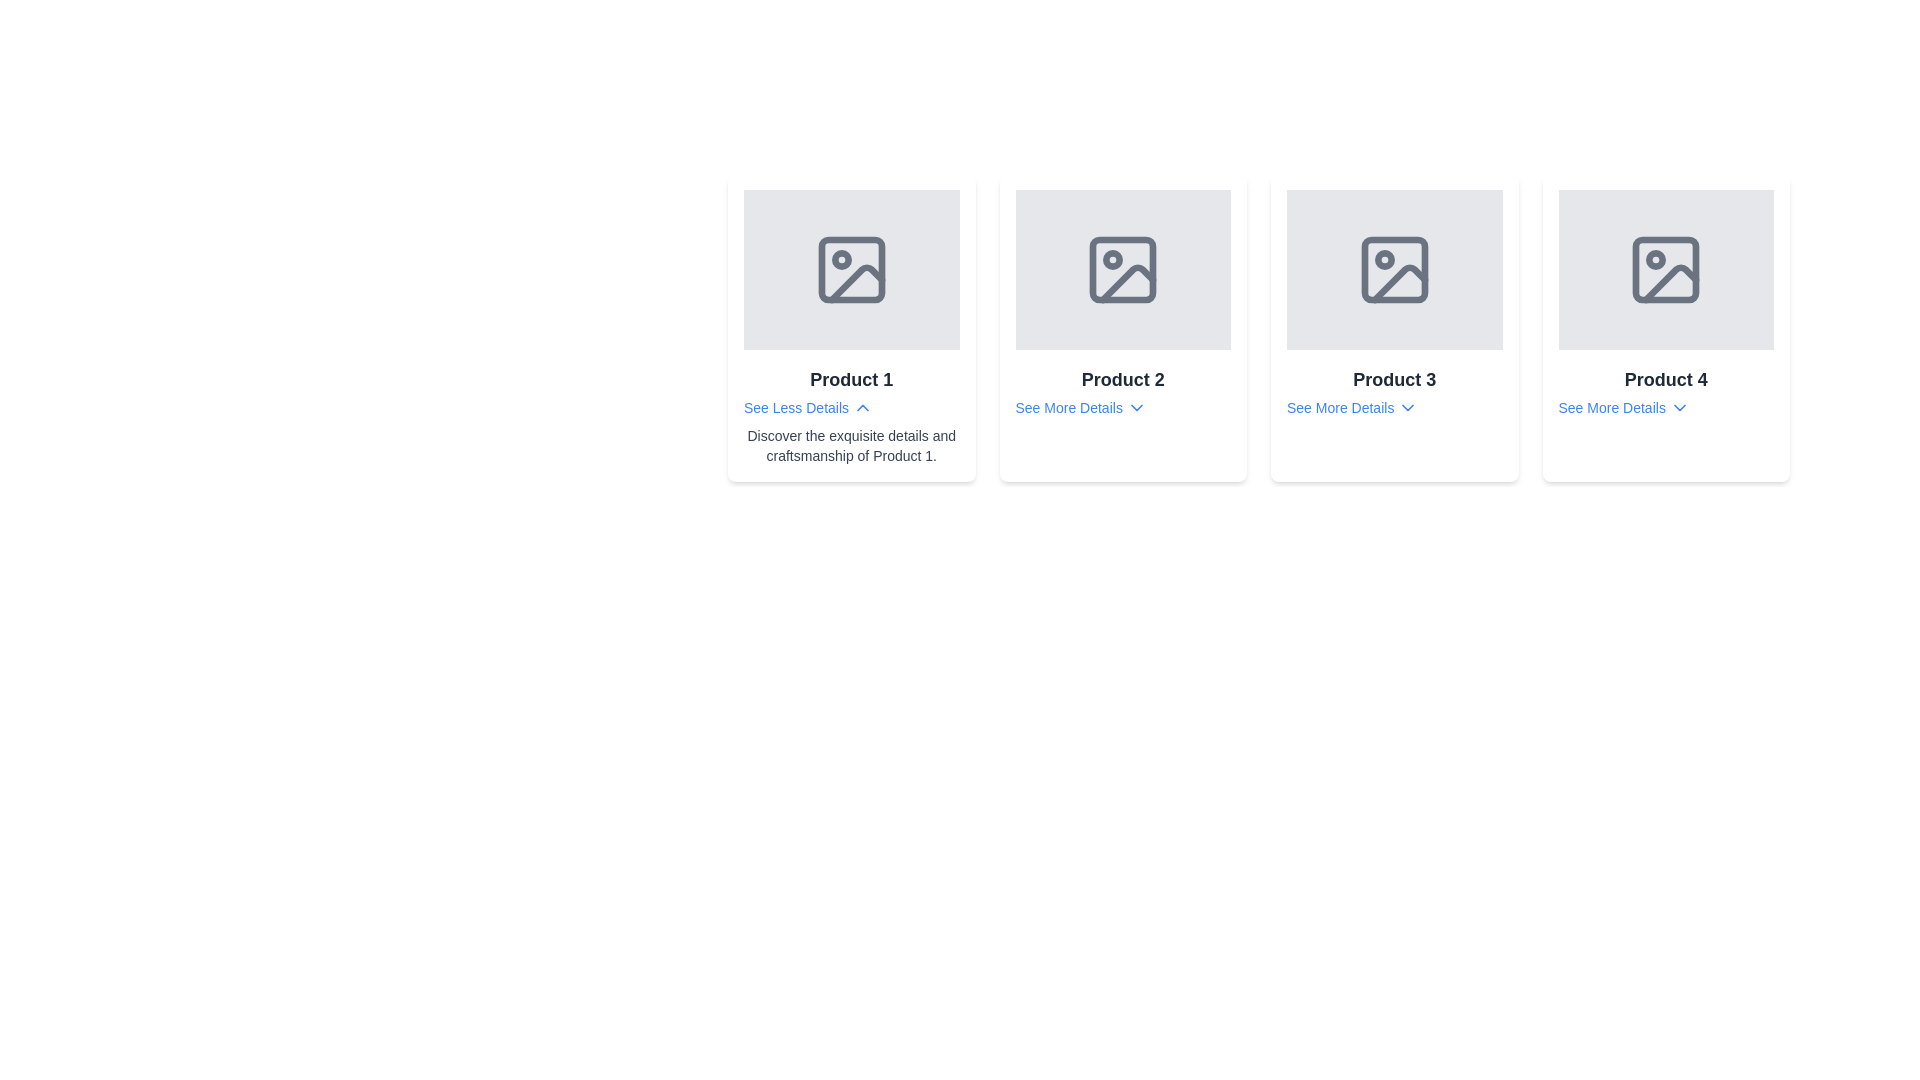 The height and width of the screenshot is (1080, 1920). What do you see at coordinates (1624, 407) in the screenshot?
I see `the interactive text with an accompanying icon located at the bottom-right corner of the 'Product 4' card` at bounding box center [1624, 407].